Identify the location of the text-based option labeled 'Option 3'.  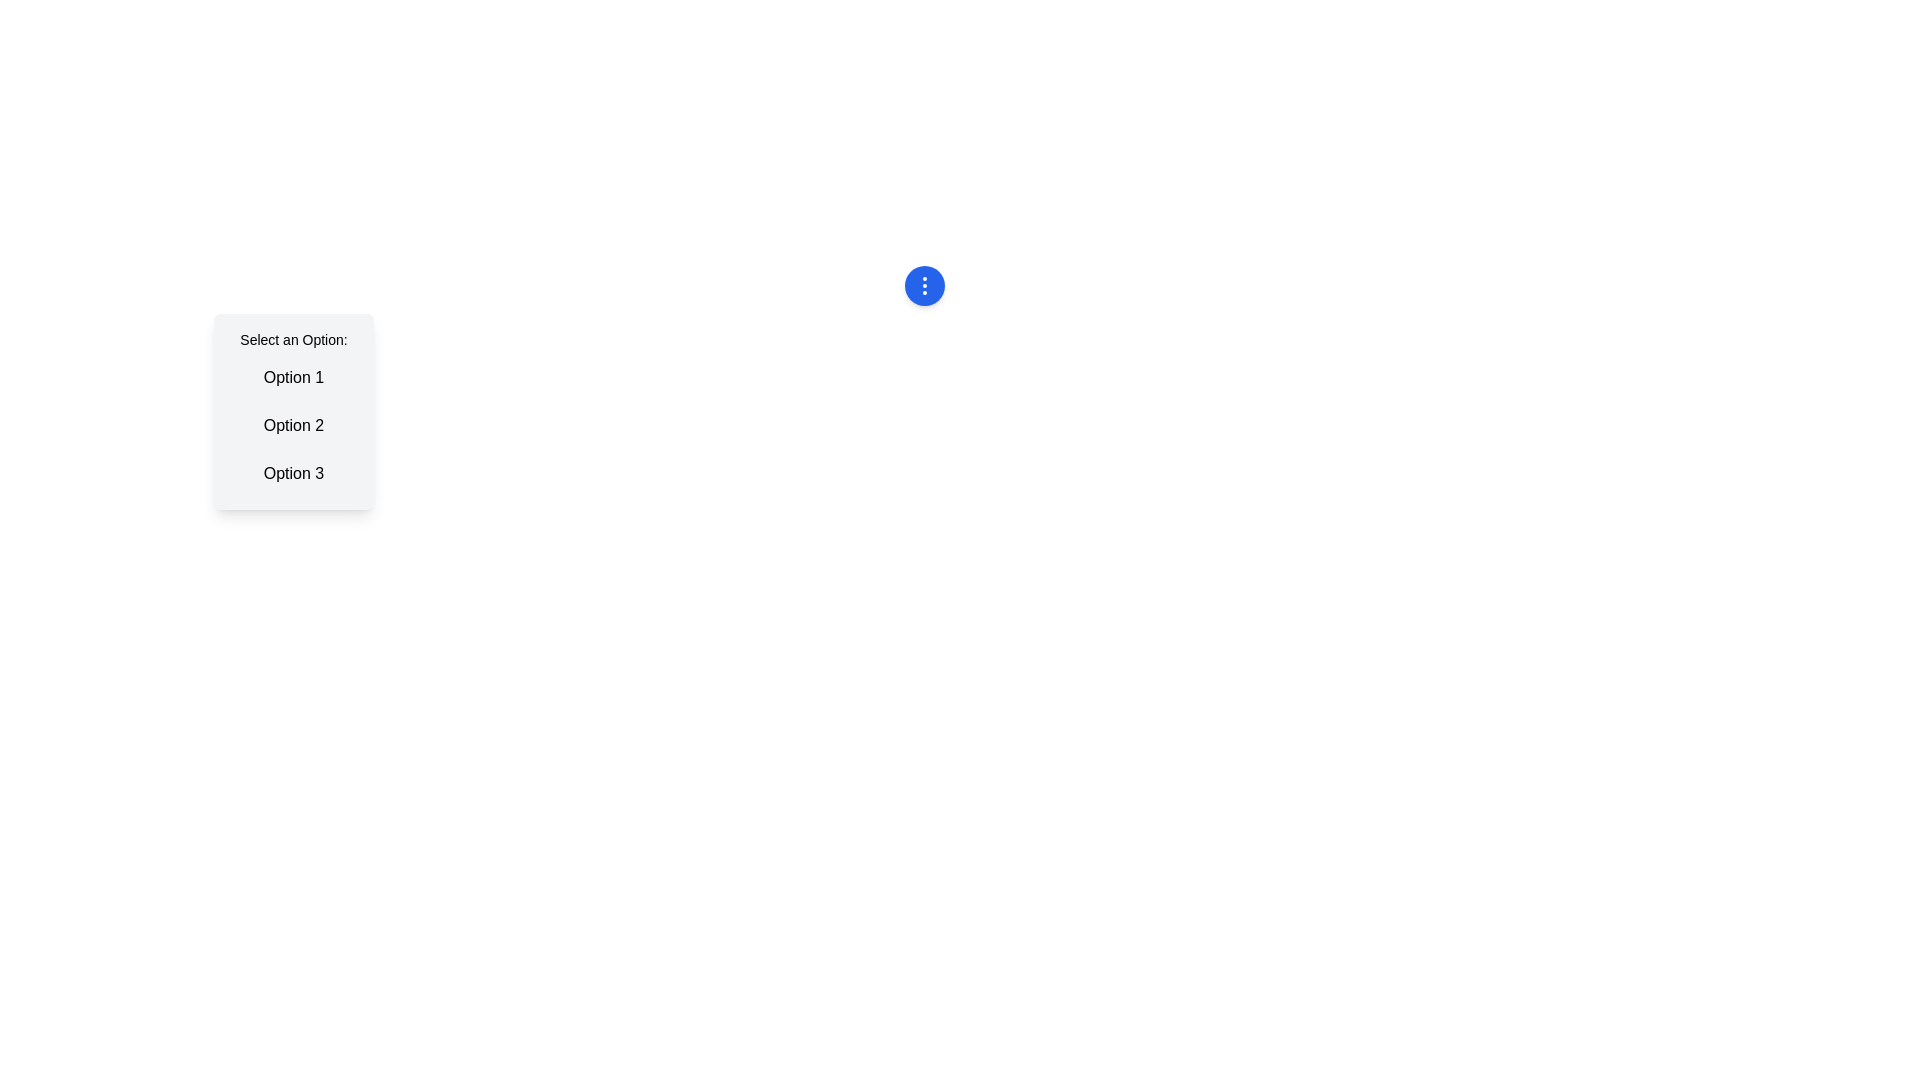
(292, 474).